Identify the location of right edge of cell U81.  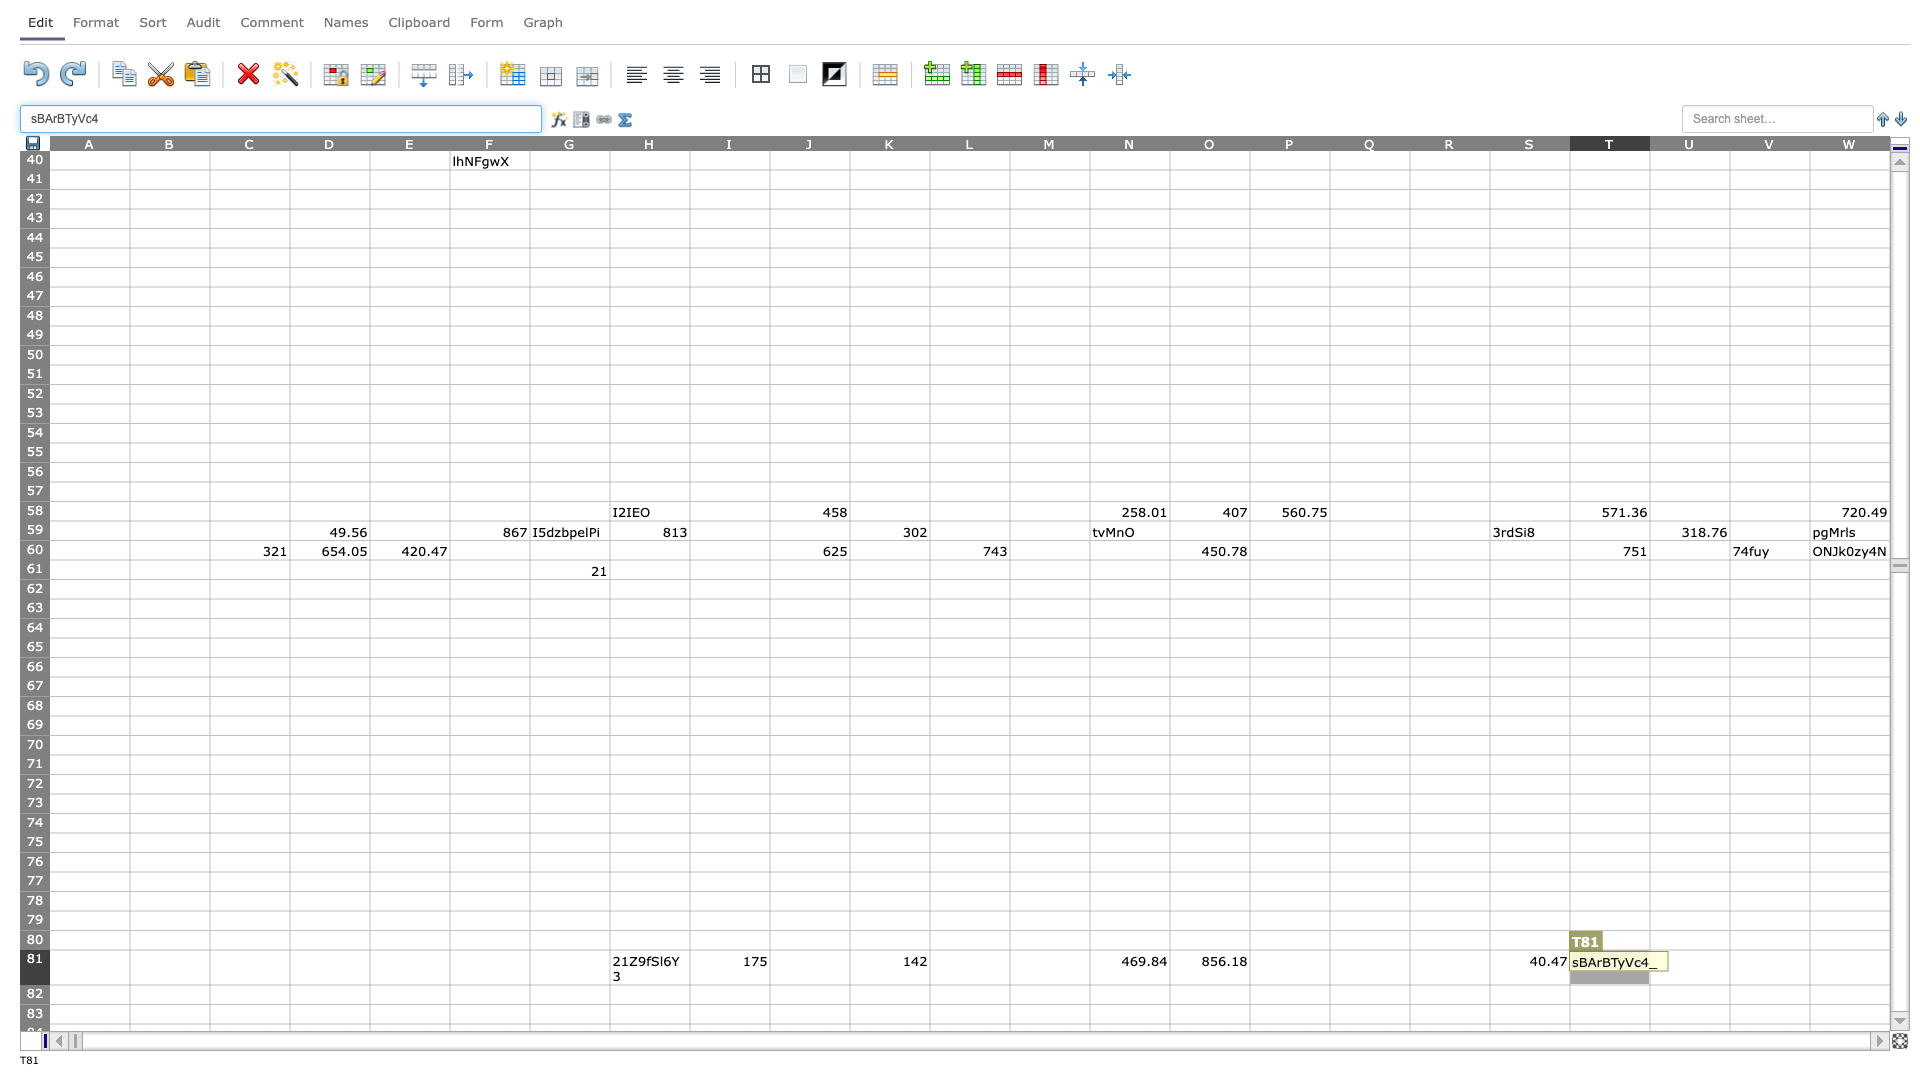
(1728, 966).